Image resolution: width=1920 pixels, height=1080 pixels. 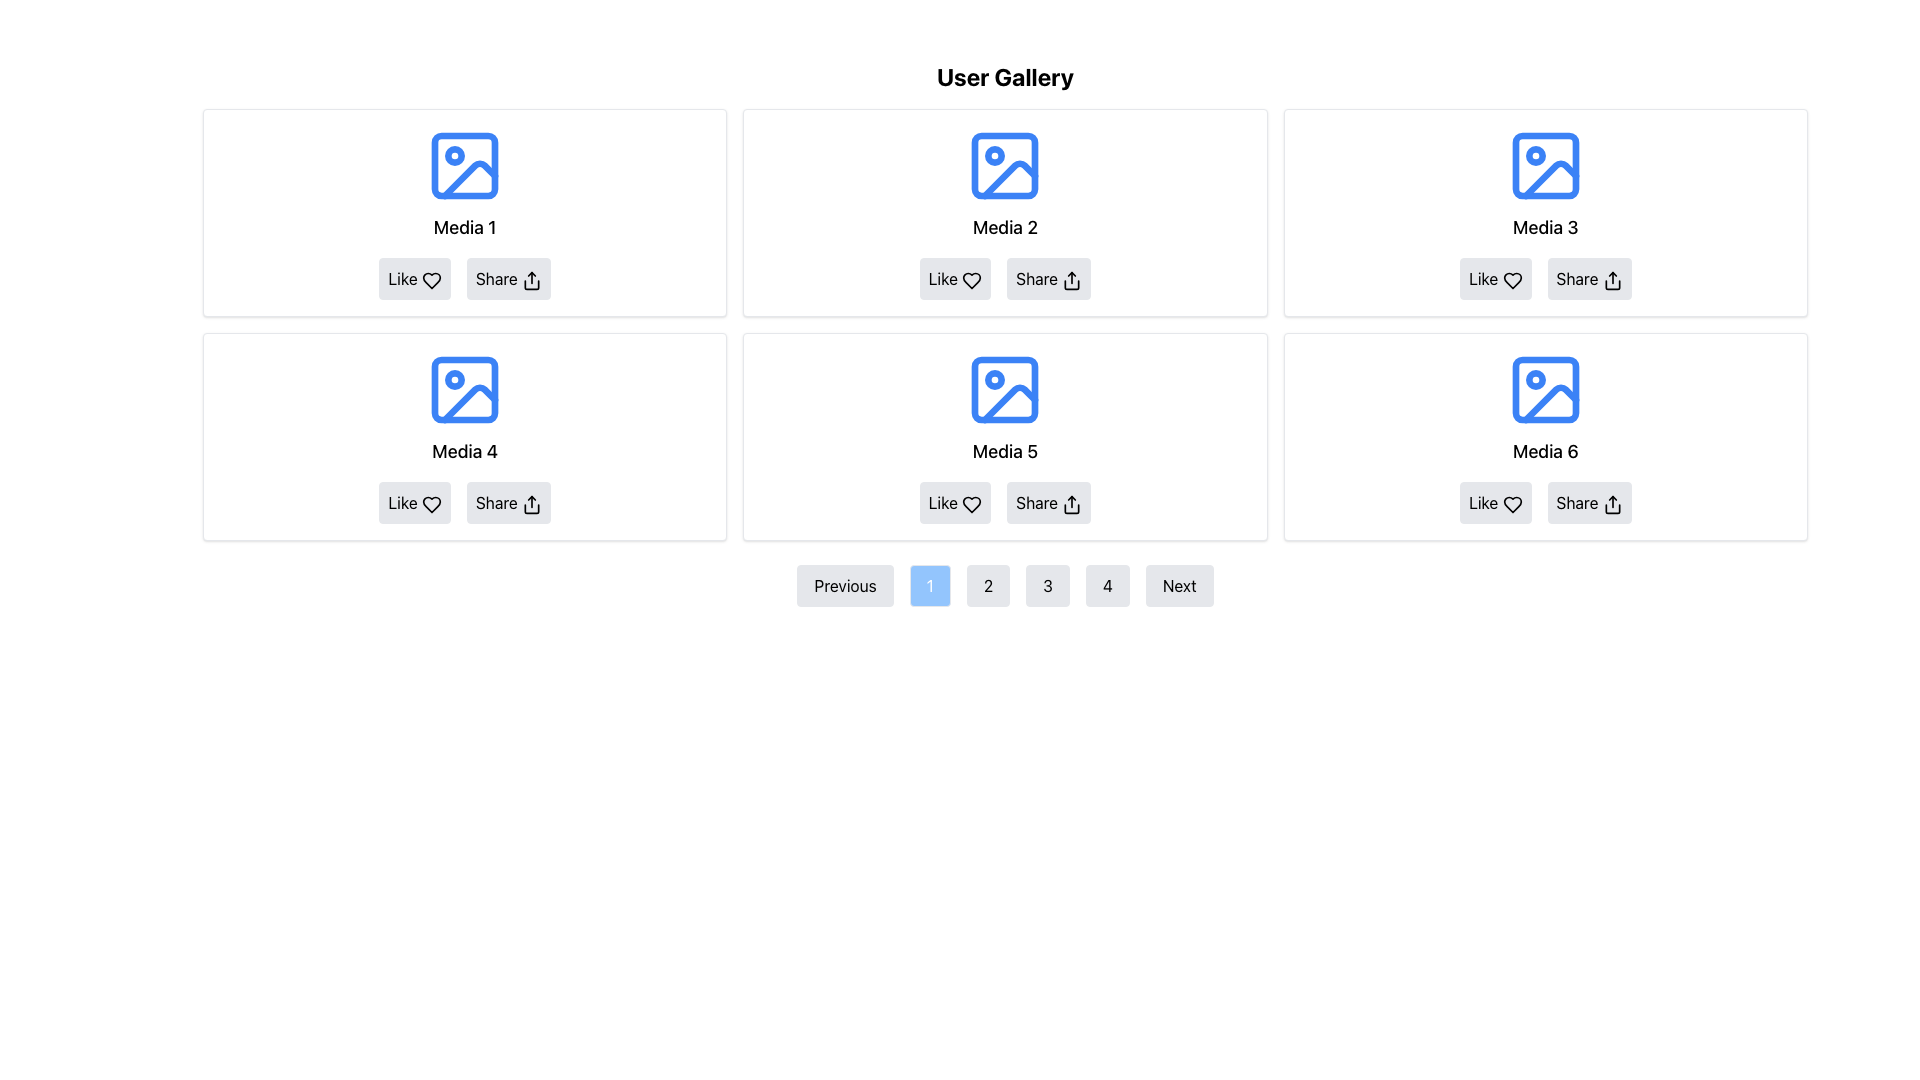 I want to click on the heart icon under the 'Media 2' item in the user gallery, so click(x=972, y=280).